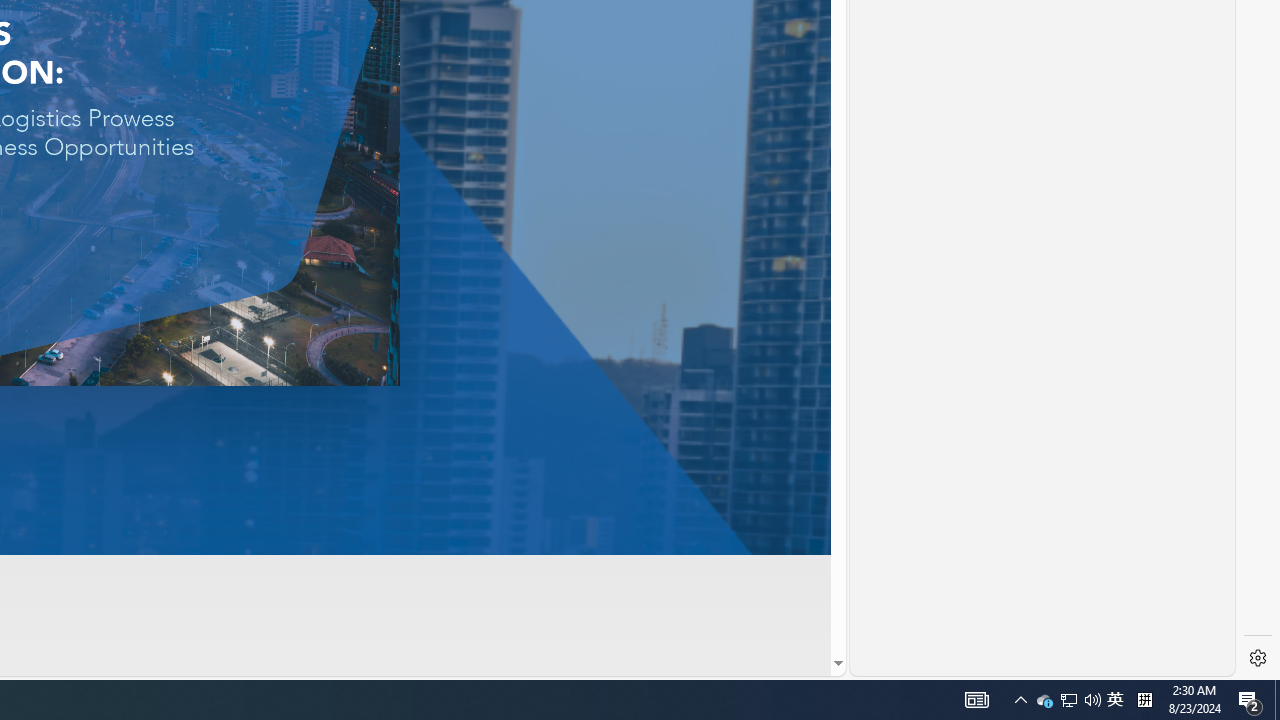 This screenshot has height=720, width=1280. I want to click on 'Settings', so click(1257, 658).